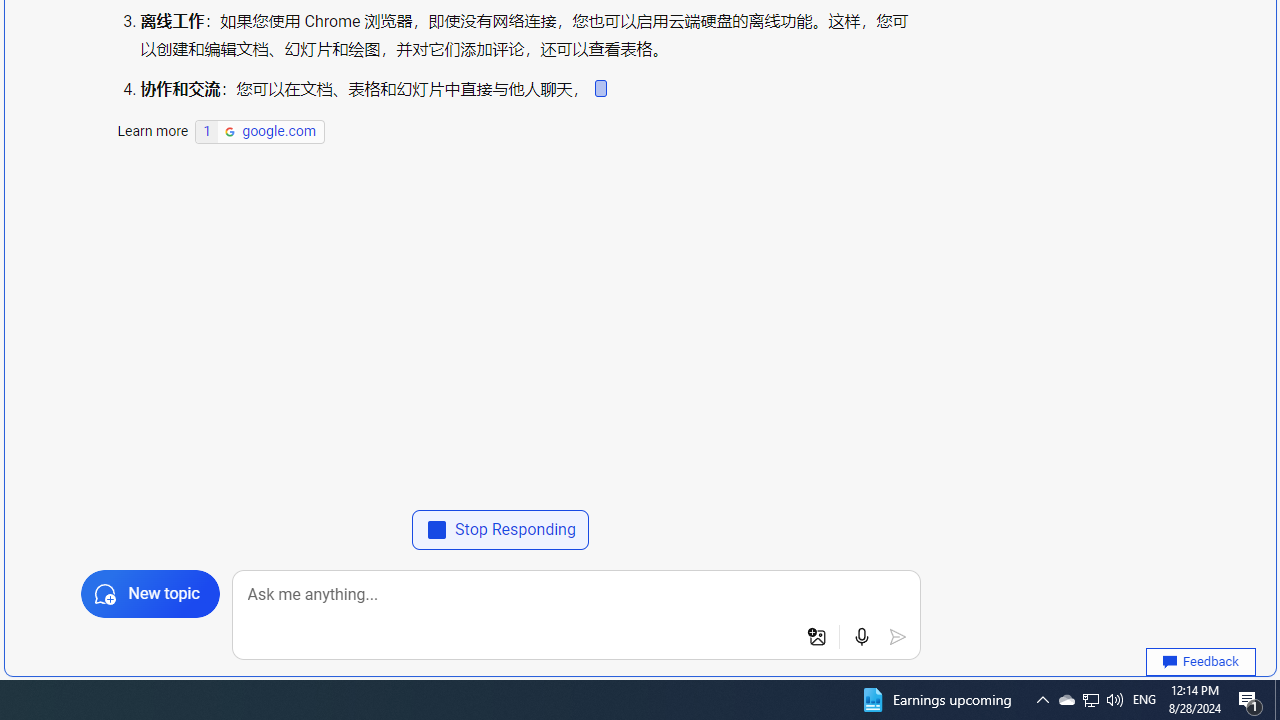 Image resolution: width=1280 pixels, height=720 pixels. Describe the element at coordinates (500, 528) in the screenshot. I see `'Stop Responding'` at that location.